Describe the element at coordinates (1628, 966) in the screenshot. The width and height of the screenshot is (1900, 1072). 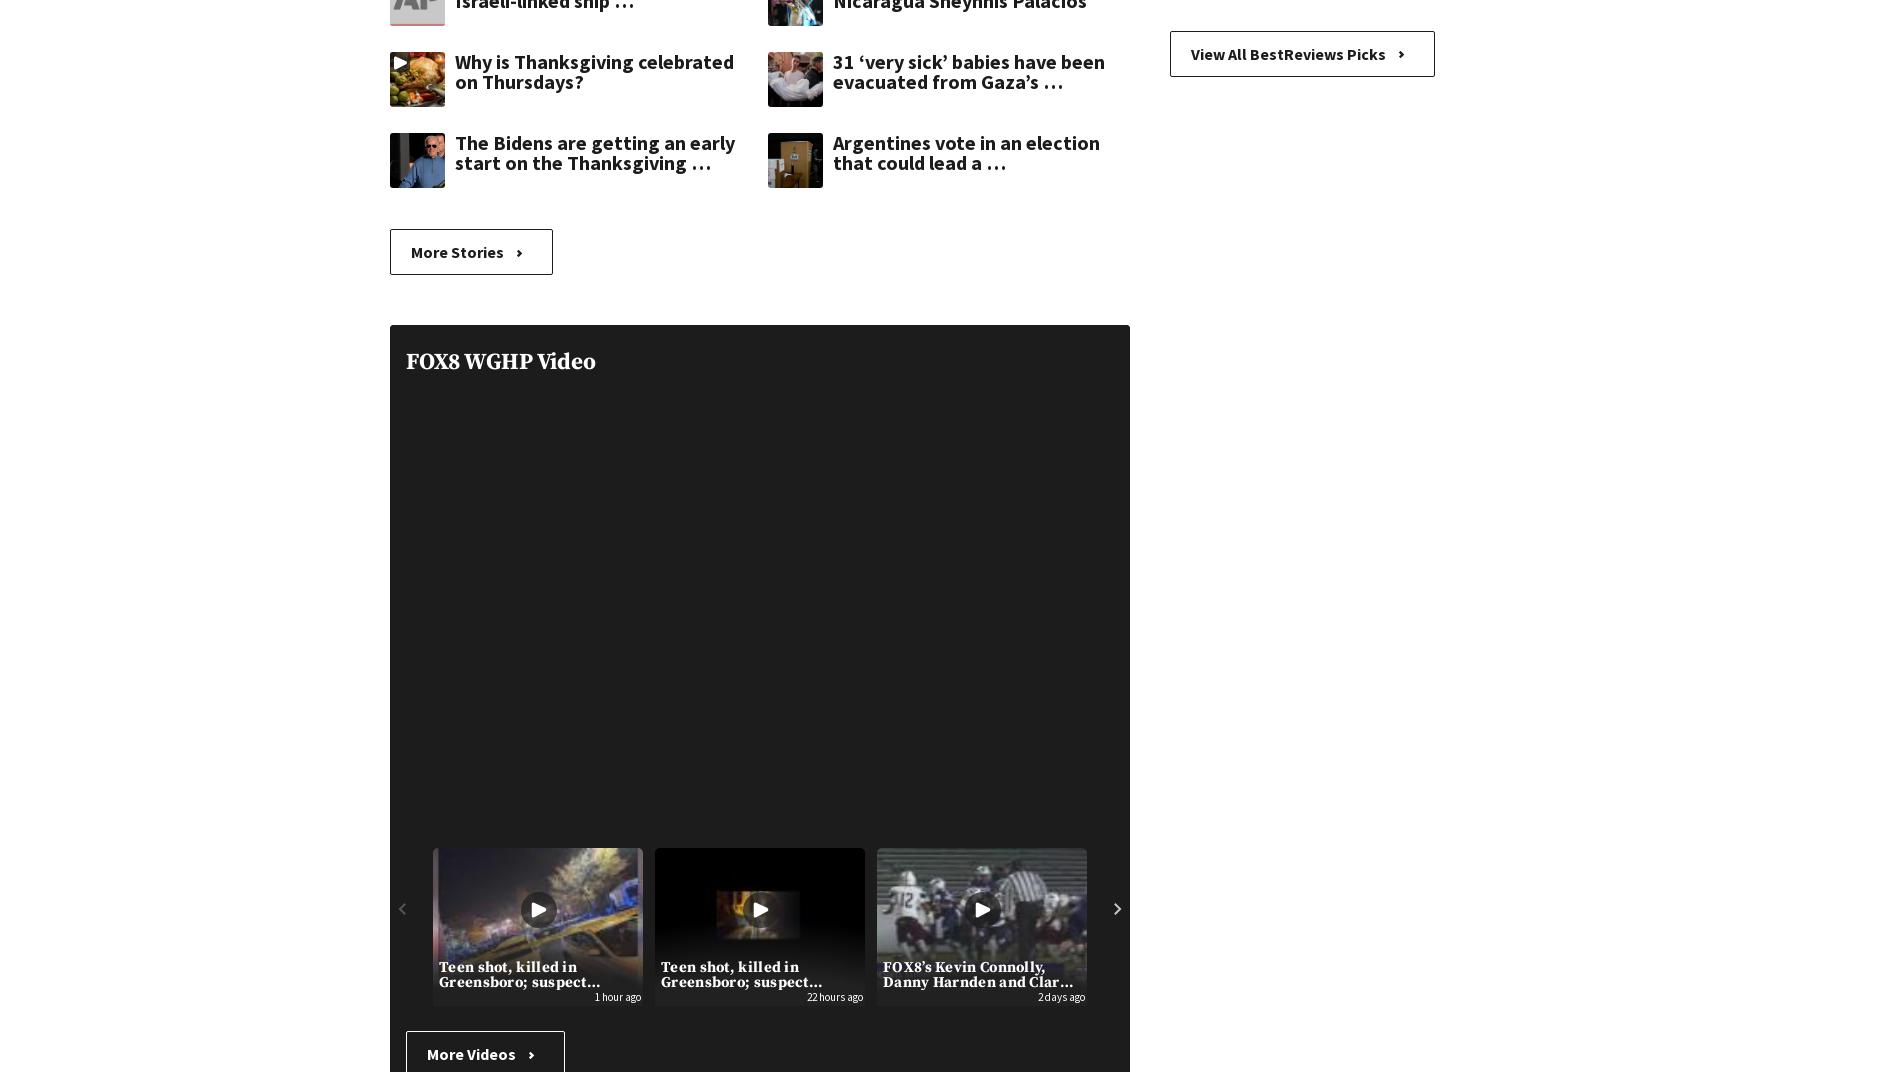
I see `'Brevard vs. Reidsville'` at that location.